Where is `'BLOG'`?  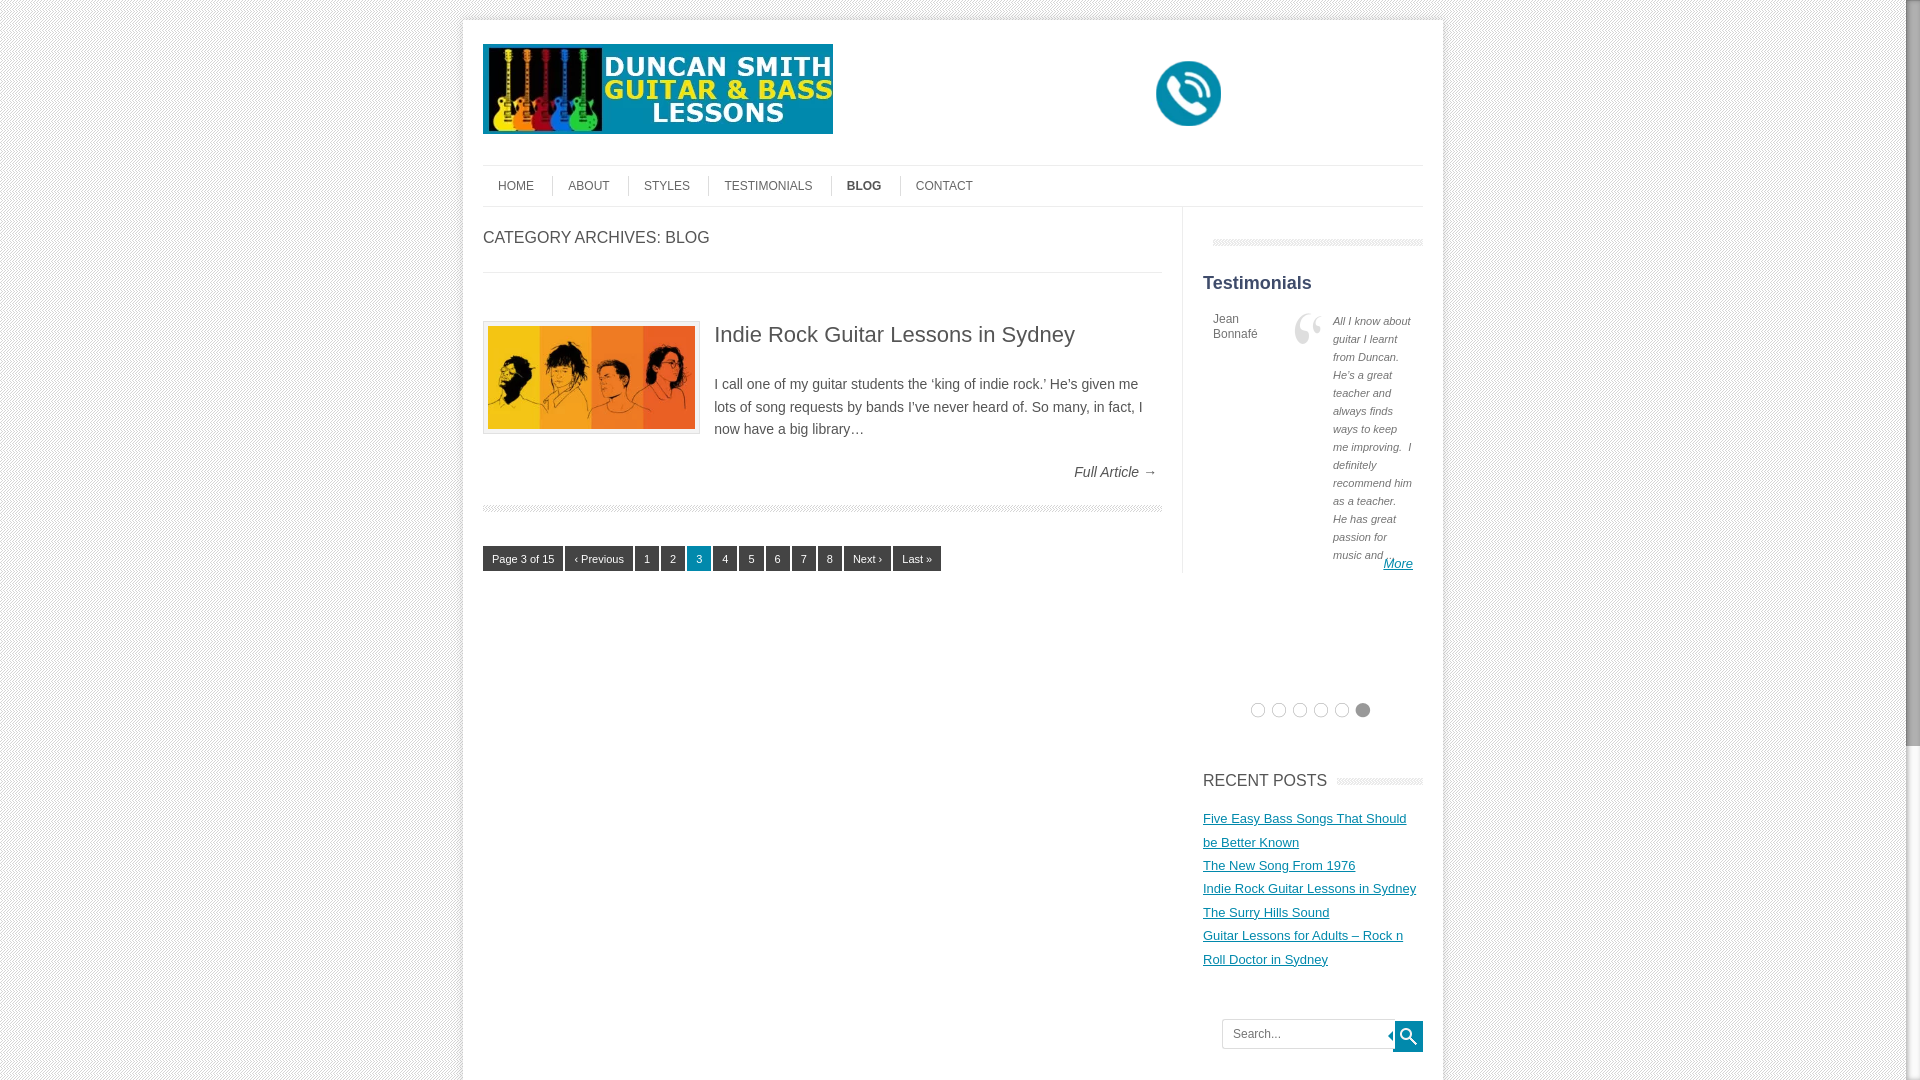 'BLOG' is located at coordinates (830, 185).